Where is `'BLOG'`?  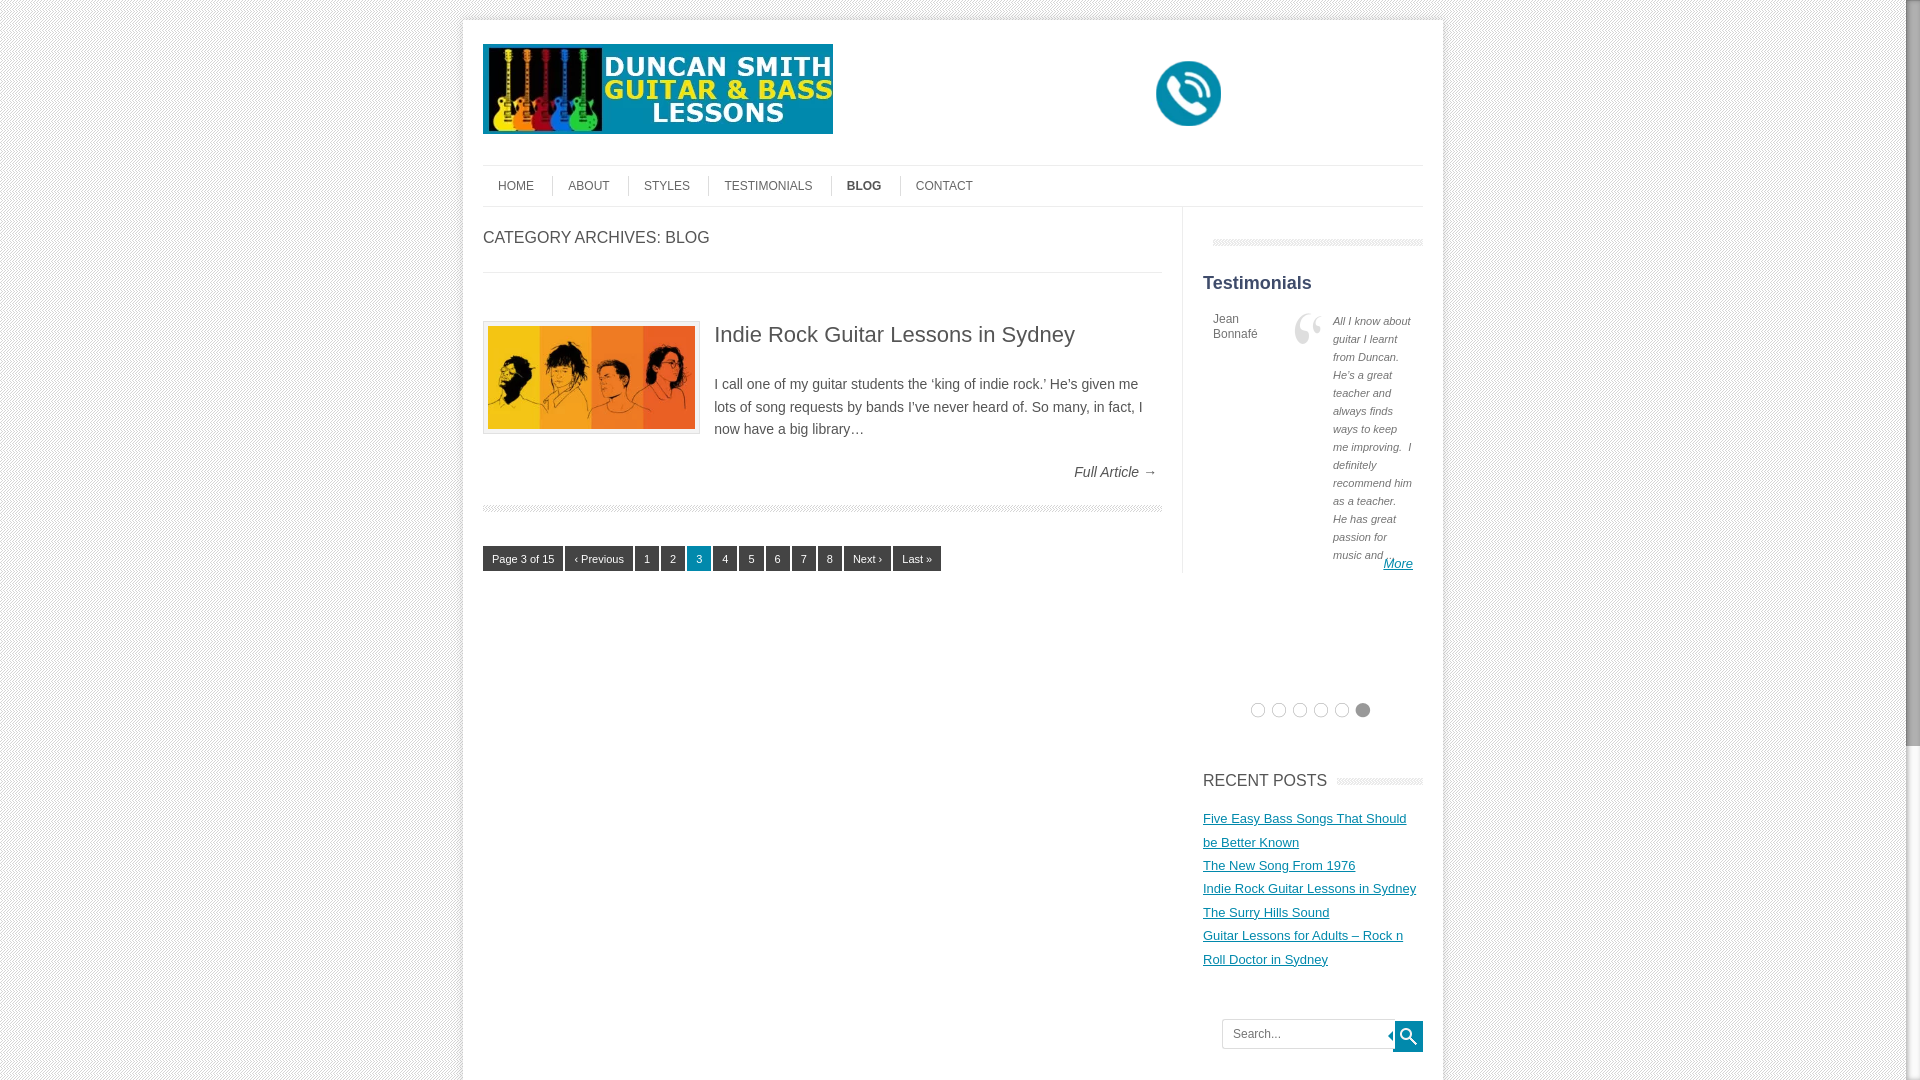 'BLOG' is located at coordinates (830, 185).